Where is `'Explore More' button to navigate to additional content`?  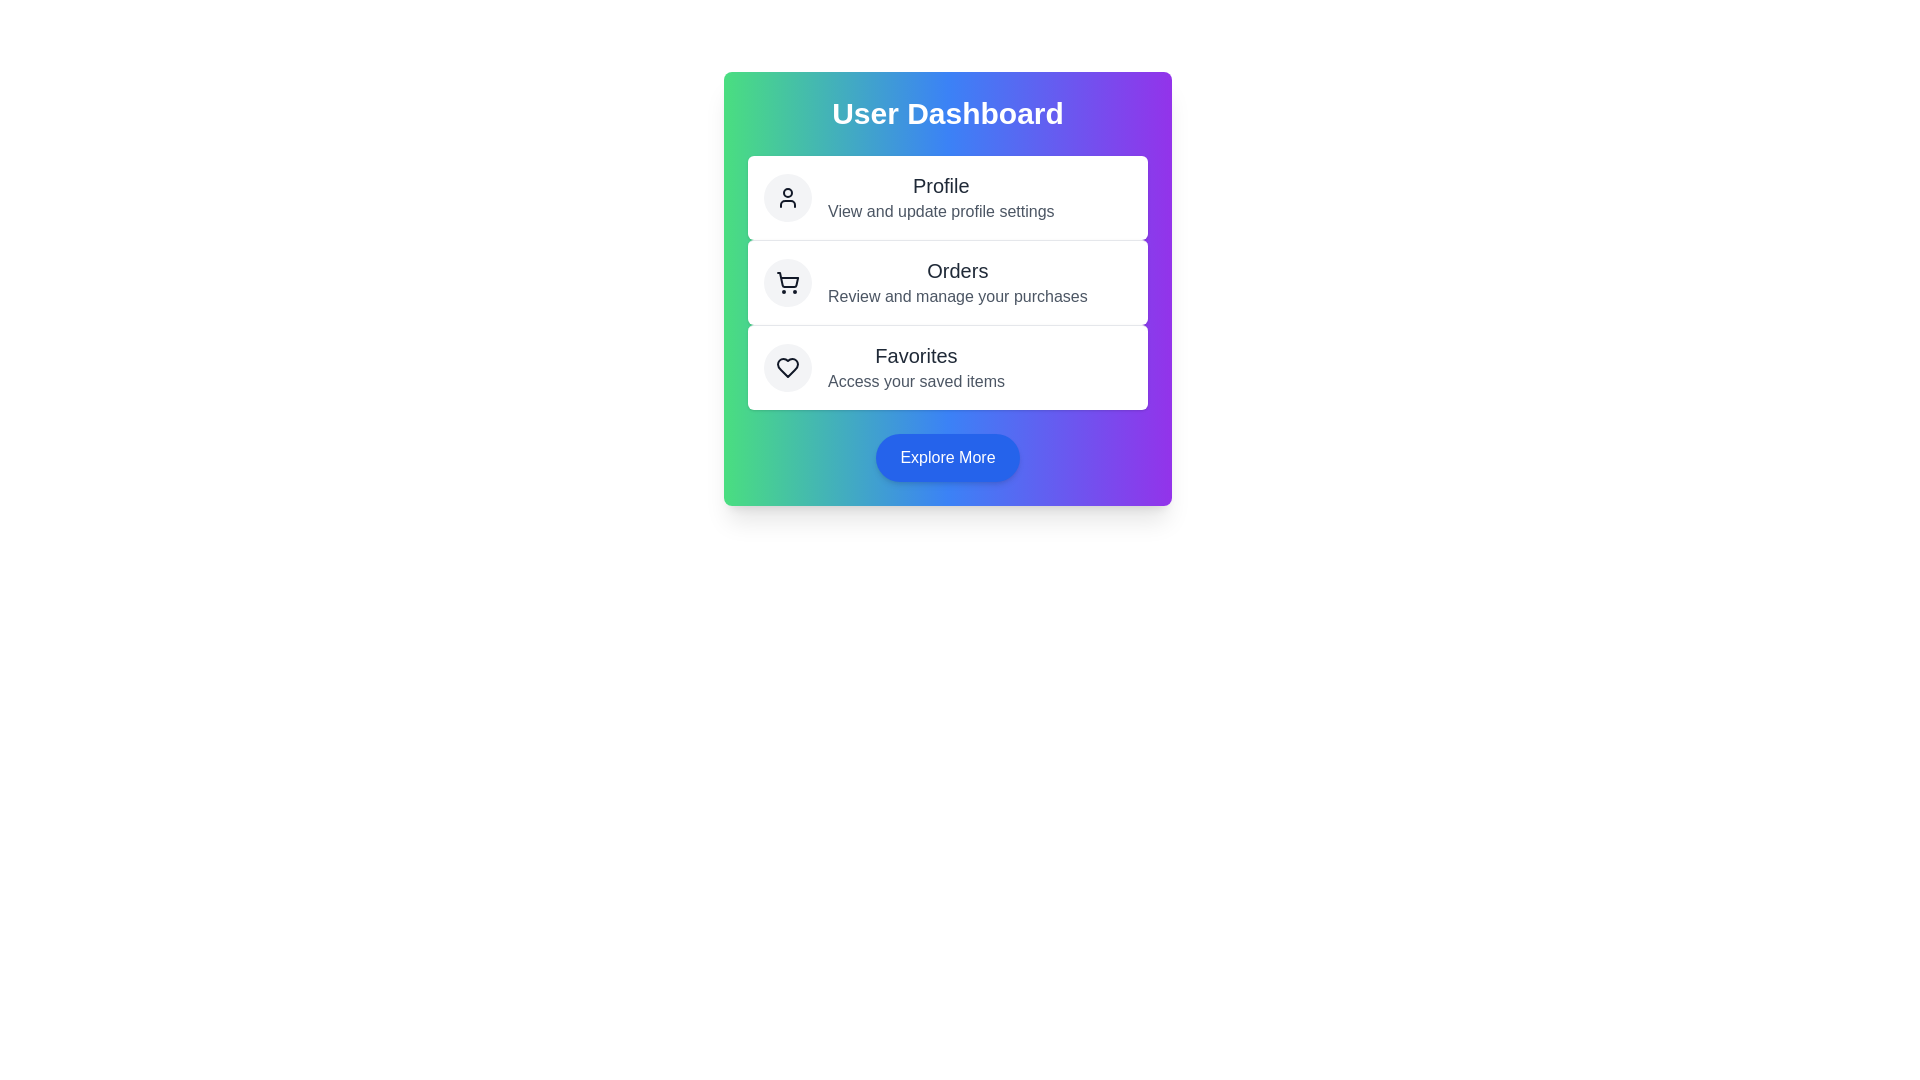 'Explore More' button to navigate to additional content is located at coordinates (947, 458).